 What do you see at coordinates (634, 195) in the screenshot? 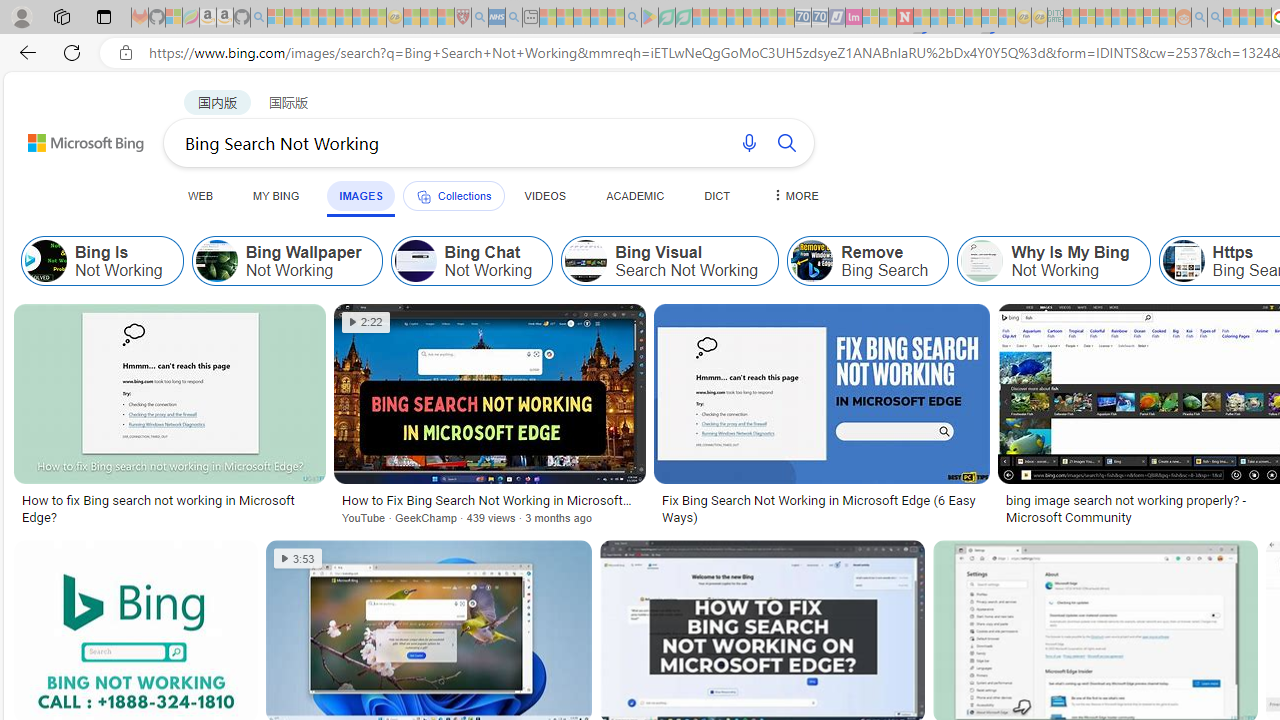
I see `'ACADEMIC'` at bounding box center [634, 195].